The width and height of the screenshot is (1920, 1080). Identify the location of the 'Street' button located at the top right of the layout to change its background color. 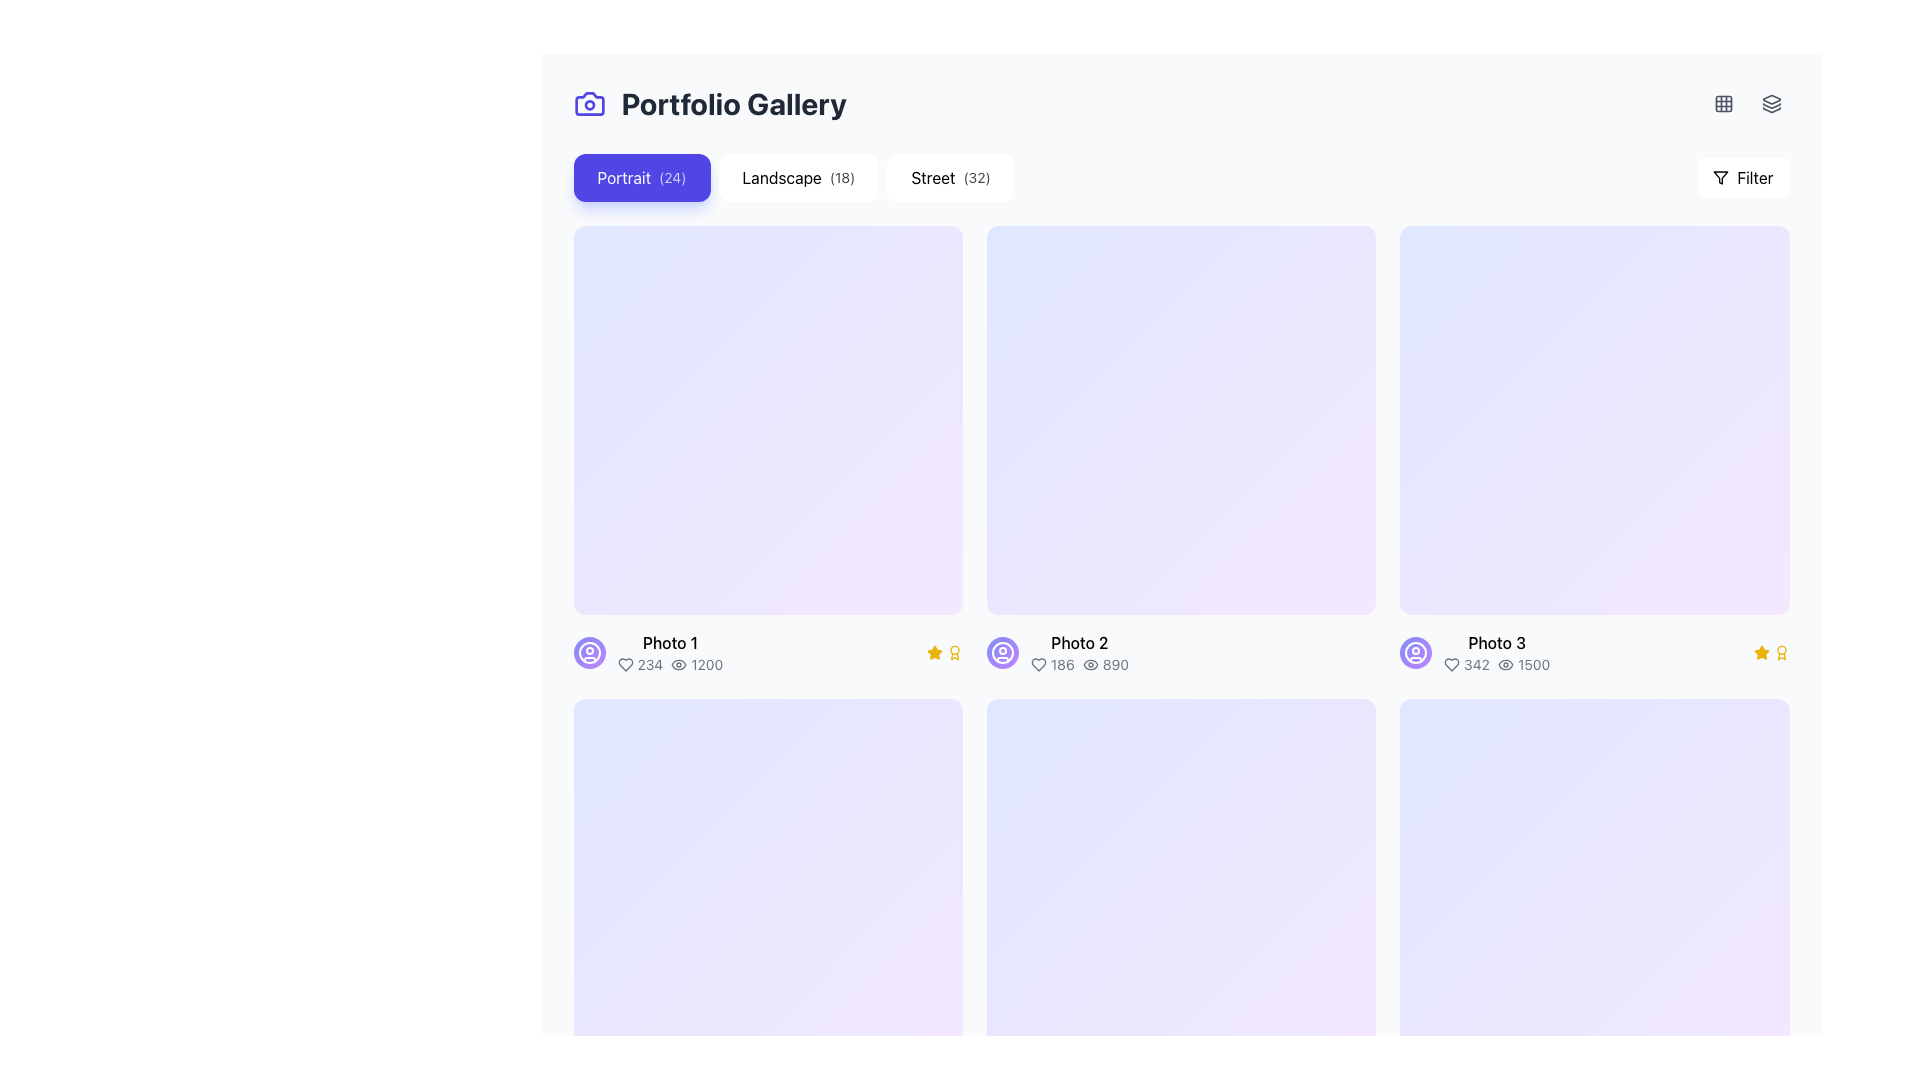
(950, 176).